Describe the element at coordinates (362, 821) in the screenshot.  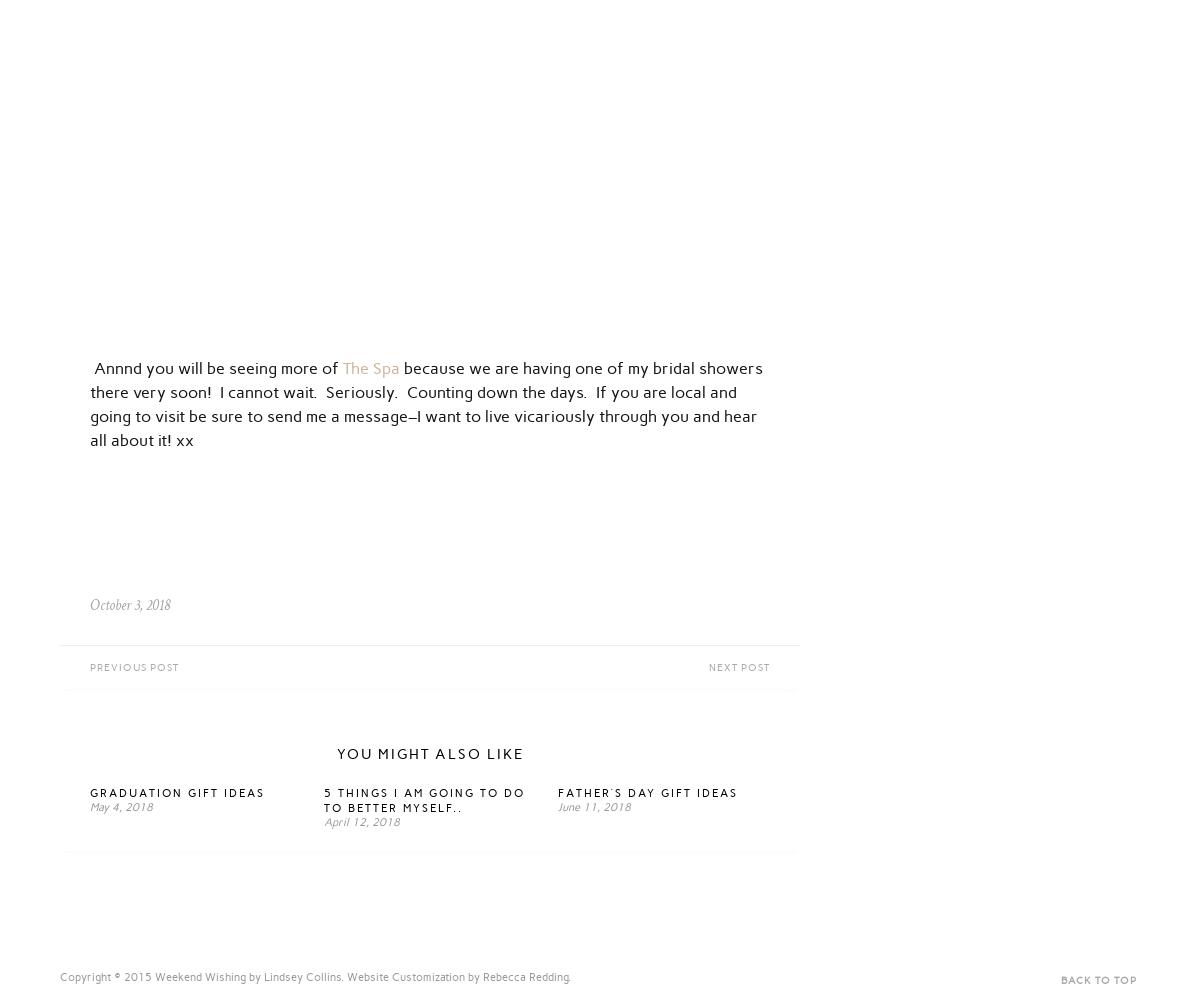
I see `'April 12, 2018'` at that location.